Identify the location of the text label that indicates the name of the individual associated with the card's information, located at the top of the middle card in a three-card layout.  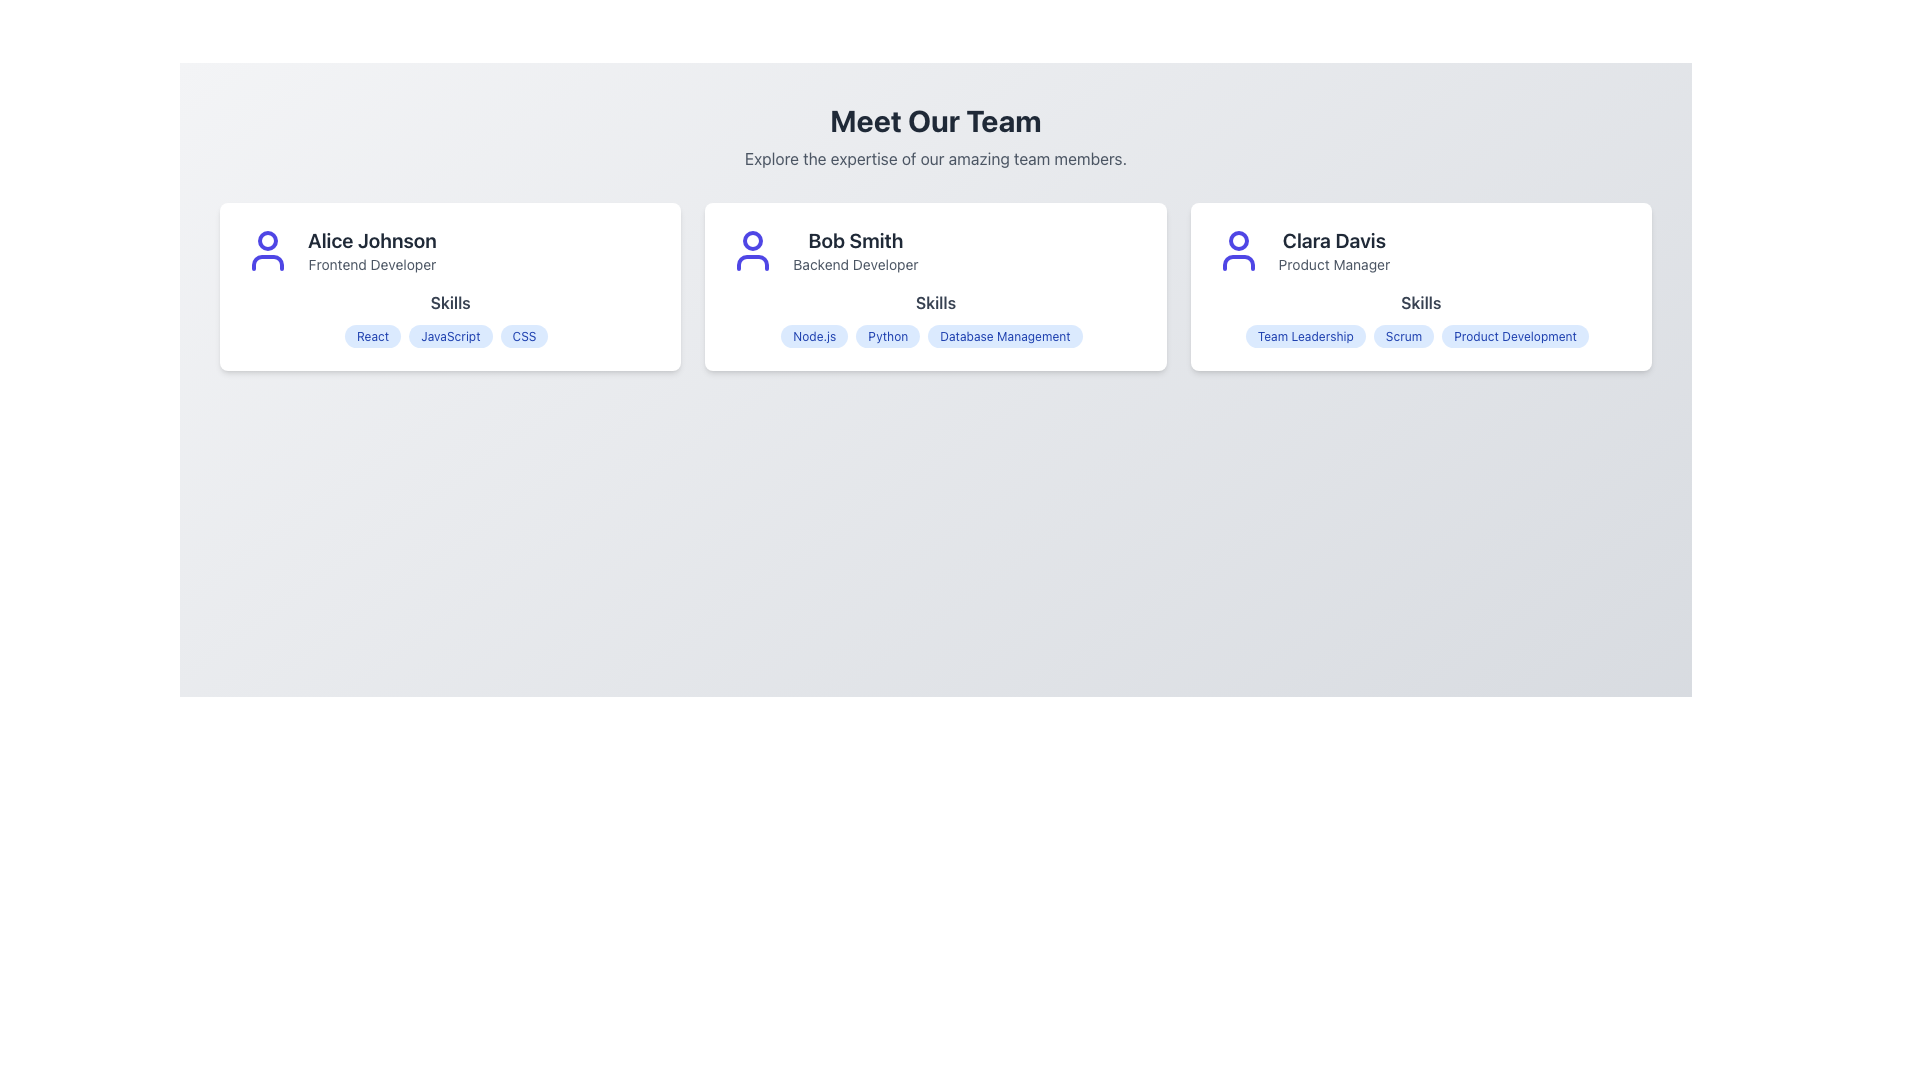
(855, 239).